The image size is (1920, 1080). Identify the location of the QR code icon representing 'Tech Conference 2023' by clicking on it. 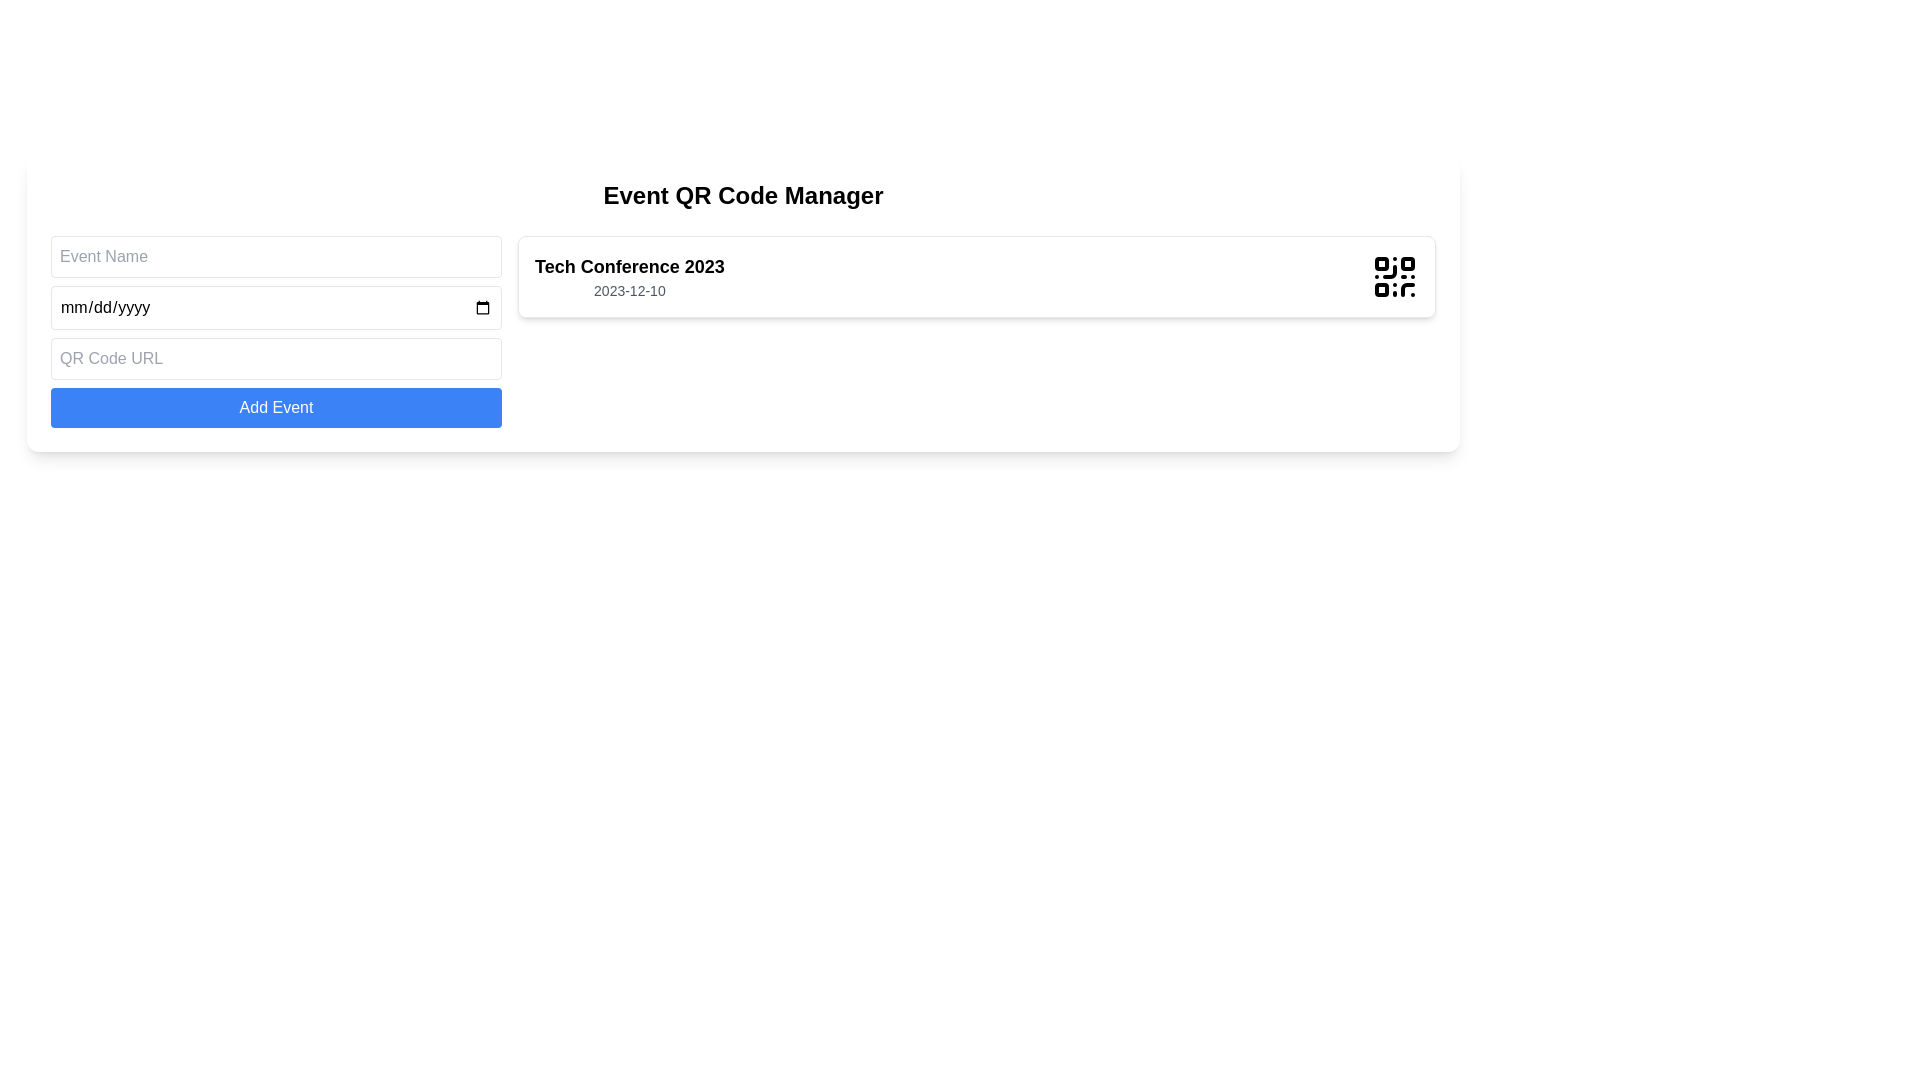
(1394, 277).